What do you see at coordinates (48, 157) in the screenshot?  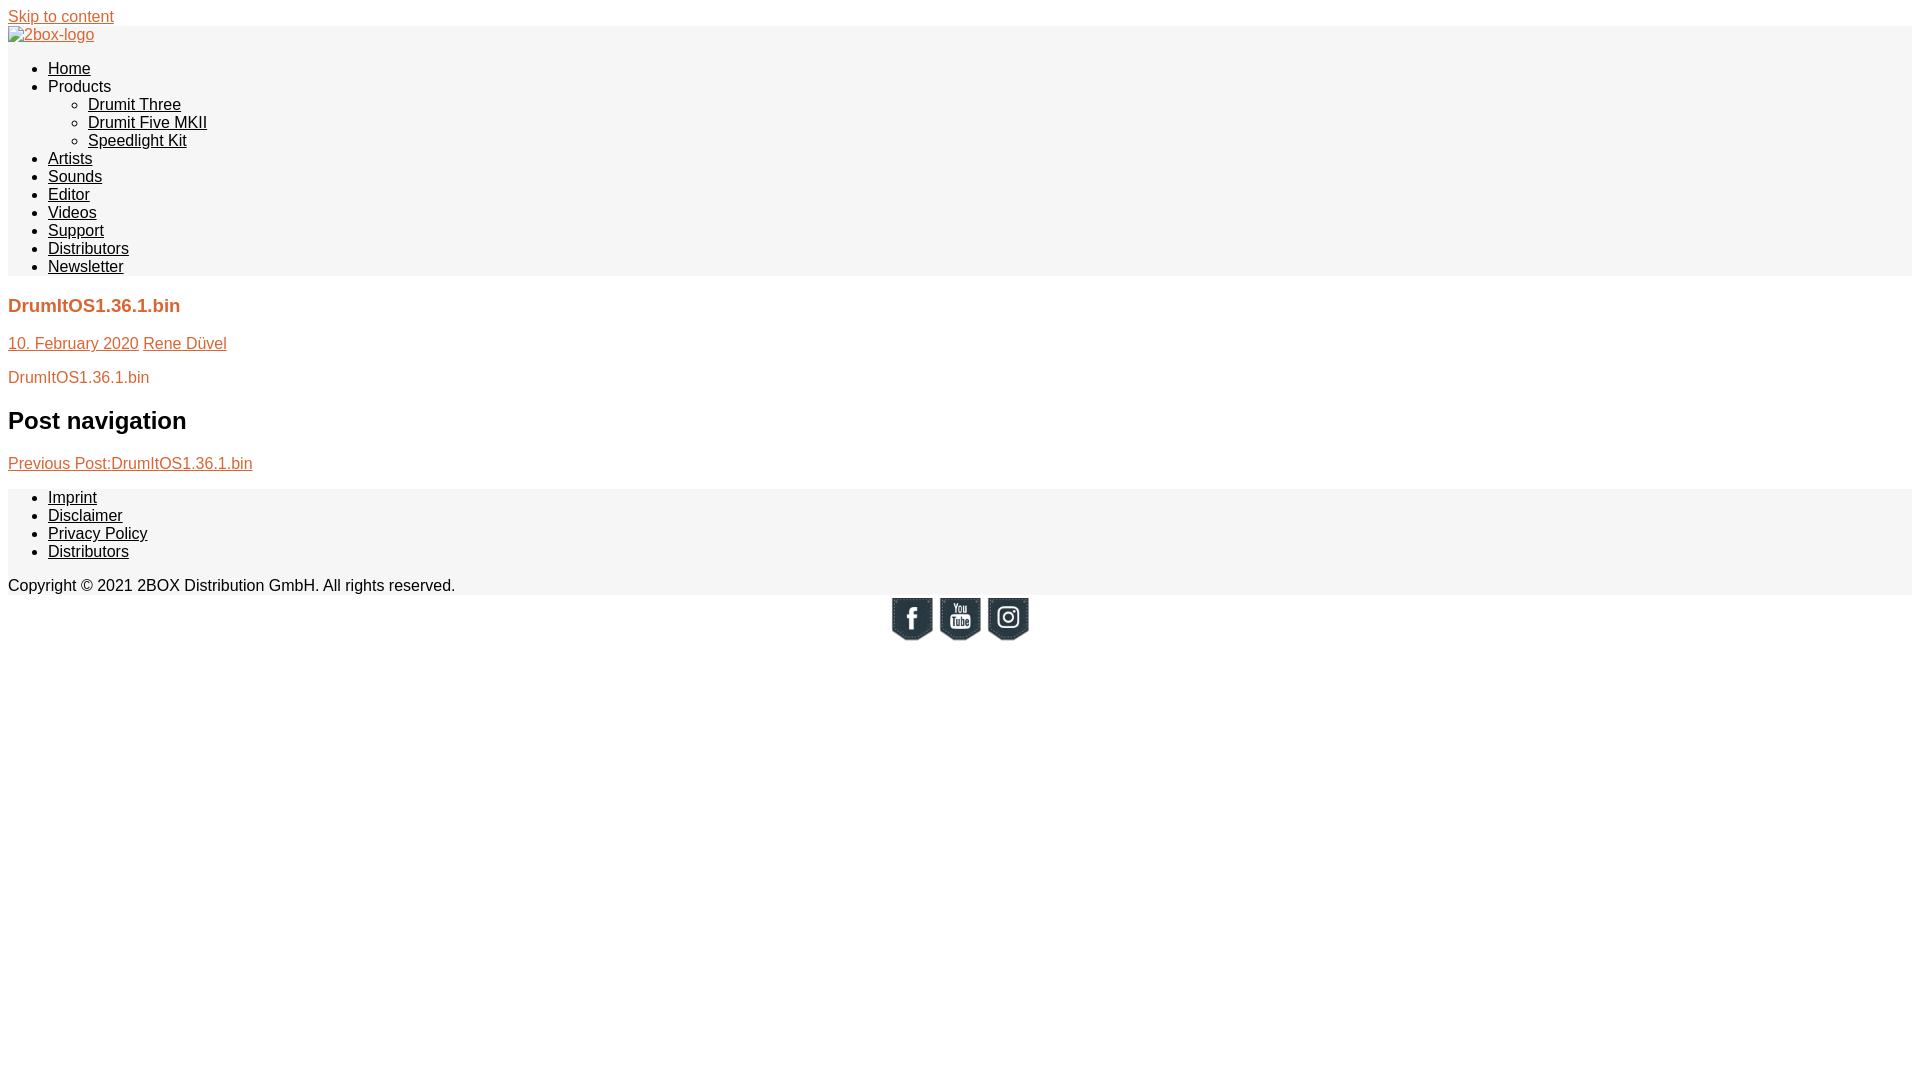 I see `'Artists'` at bounding box center [48, 157].